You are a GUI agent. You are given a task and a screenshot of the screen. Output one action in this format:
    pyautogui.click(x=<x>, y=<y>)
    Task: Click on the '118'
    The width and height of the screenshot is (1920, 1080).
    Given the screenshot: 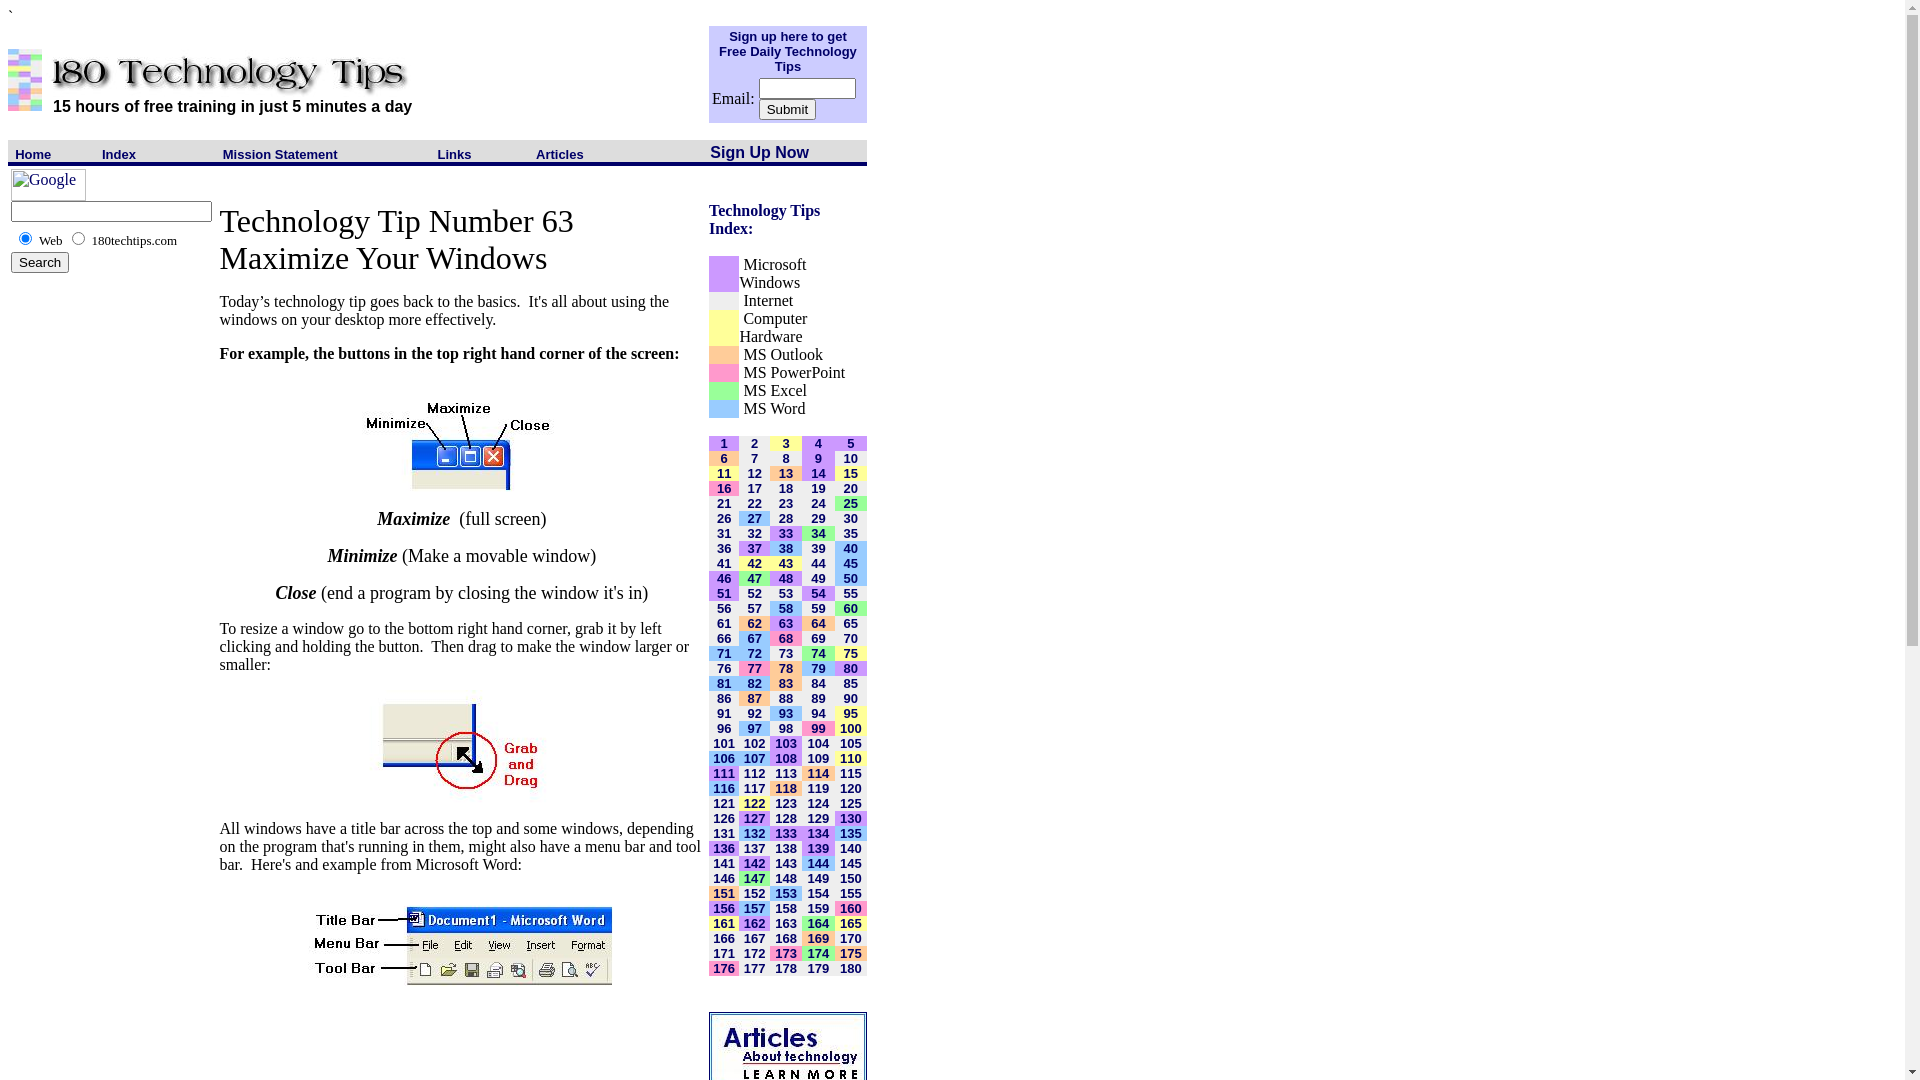 What is the action you would take?
    pyautogui.click(x=785, y=786)
    